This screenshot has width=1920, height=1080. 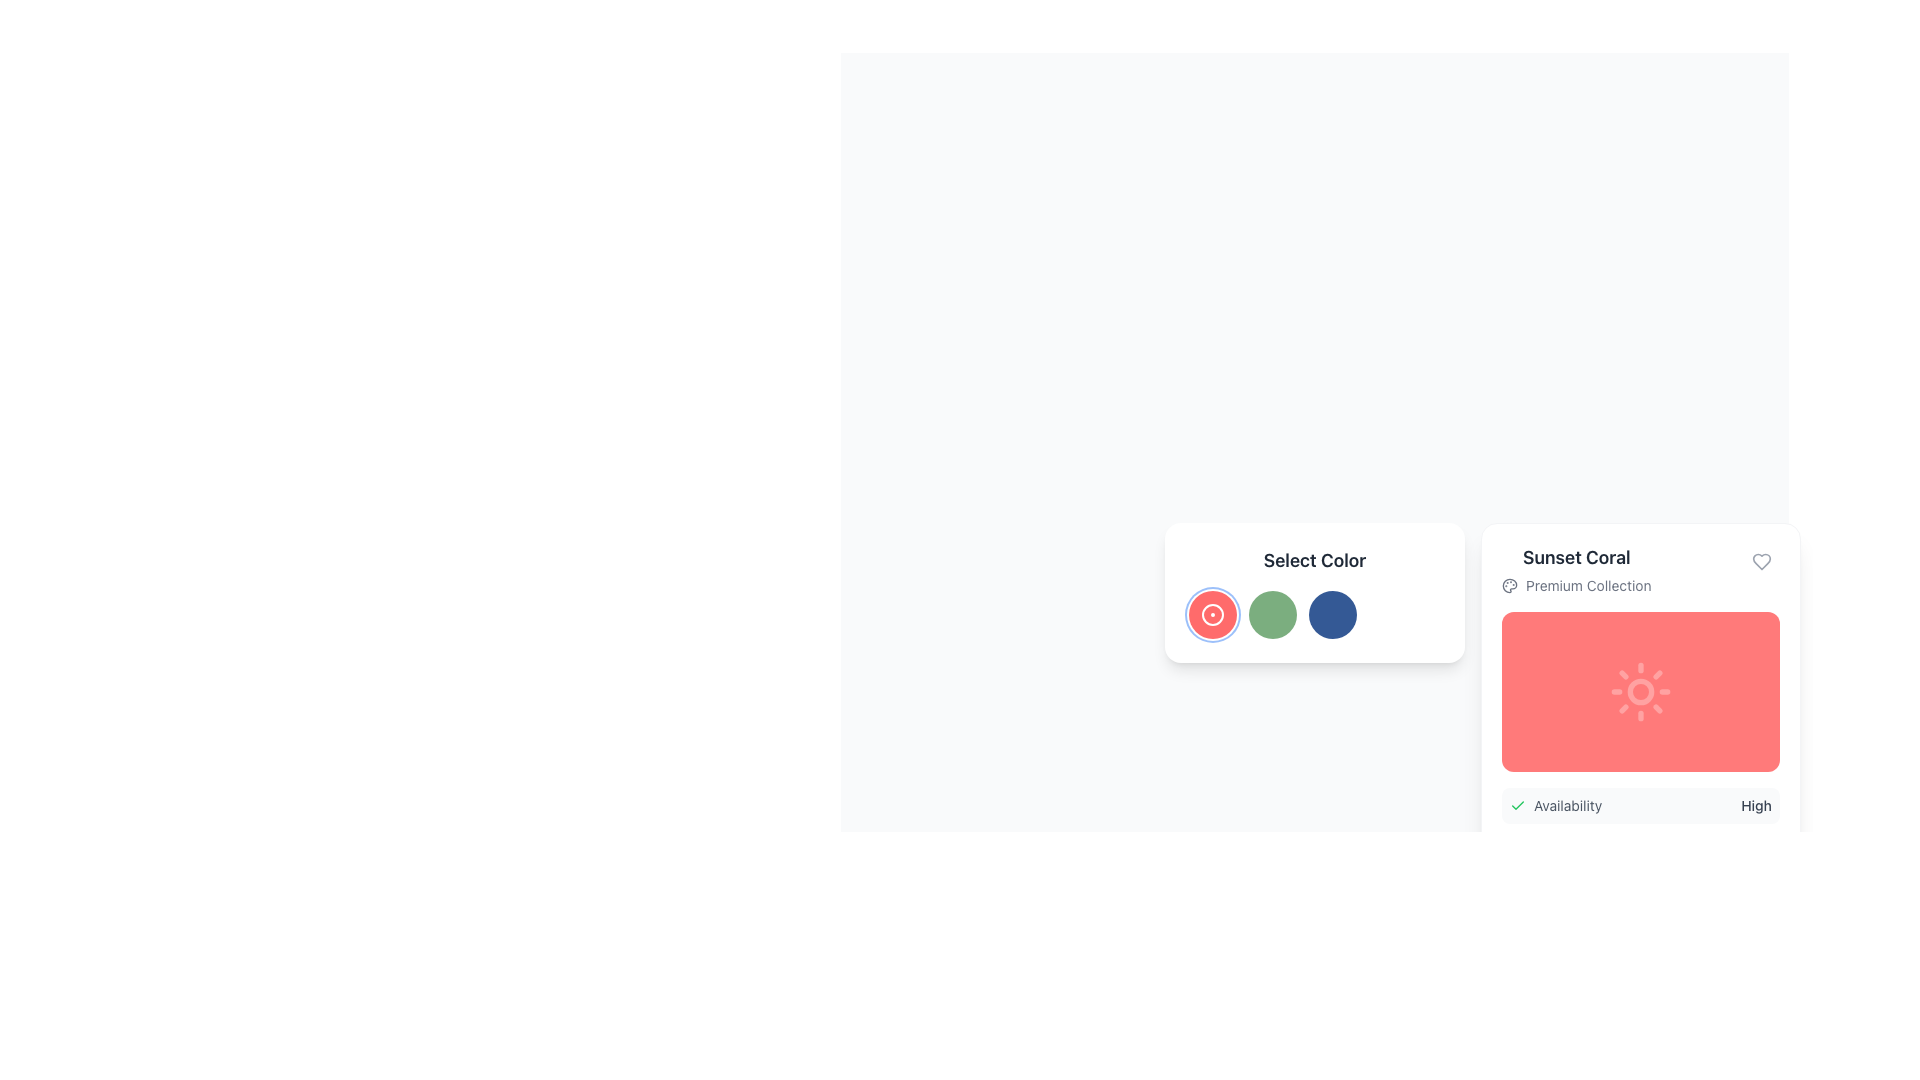 I want to click on the painter's palette icon located to the left of the 'Premium Collection' text in the 'Sunset Coral' card component, so click(x=1510, y=585).